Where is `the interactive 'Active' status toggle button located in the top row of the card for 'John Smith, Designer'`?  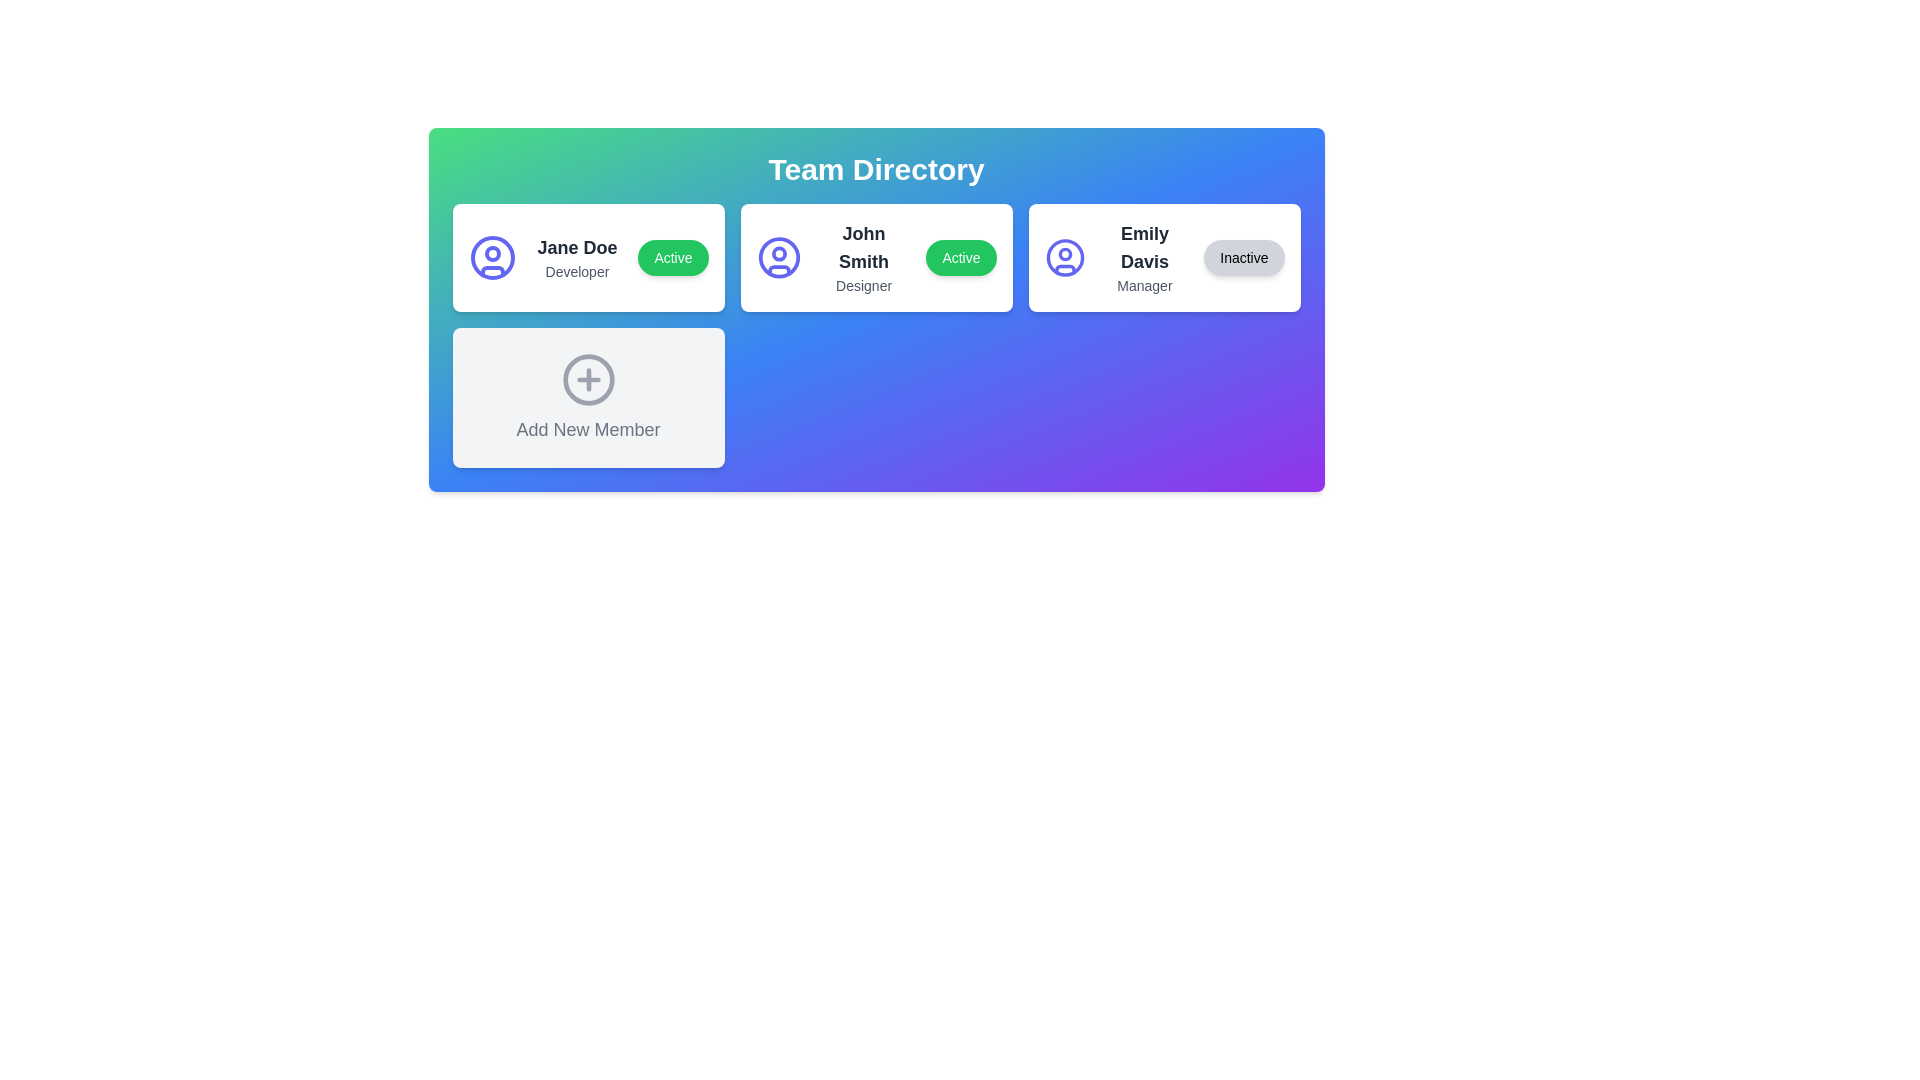
the interactive 'Active' status toggle button located in the top row of the card for 'John Smith, Designer' is located at coordinates (961, 257).